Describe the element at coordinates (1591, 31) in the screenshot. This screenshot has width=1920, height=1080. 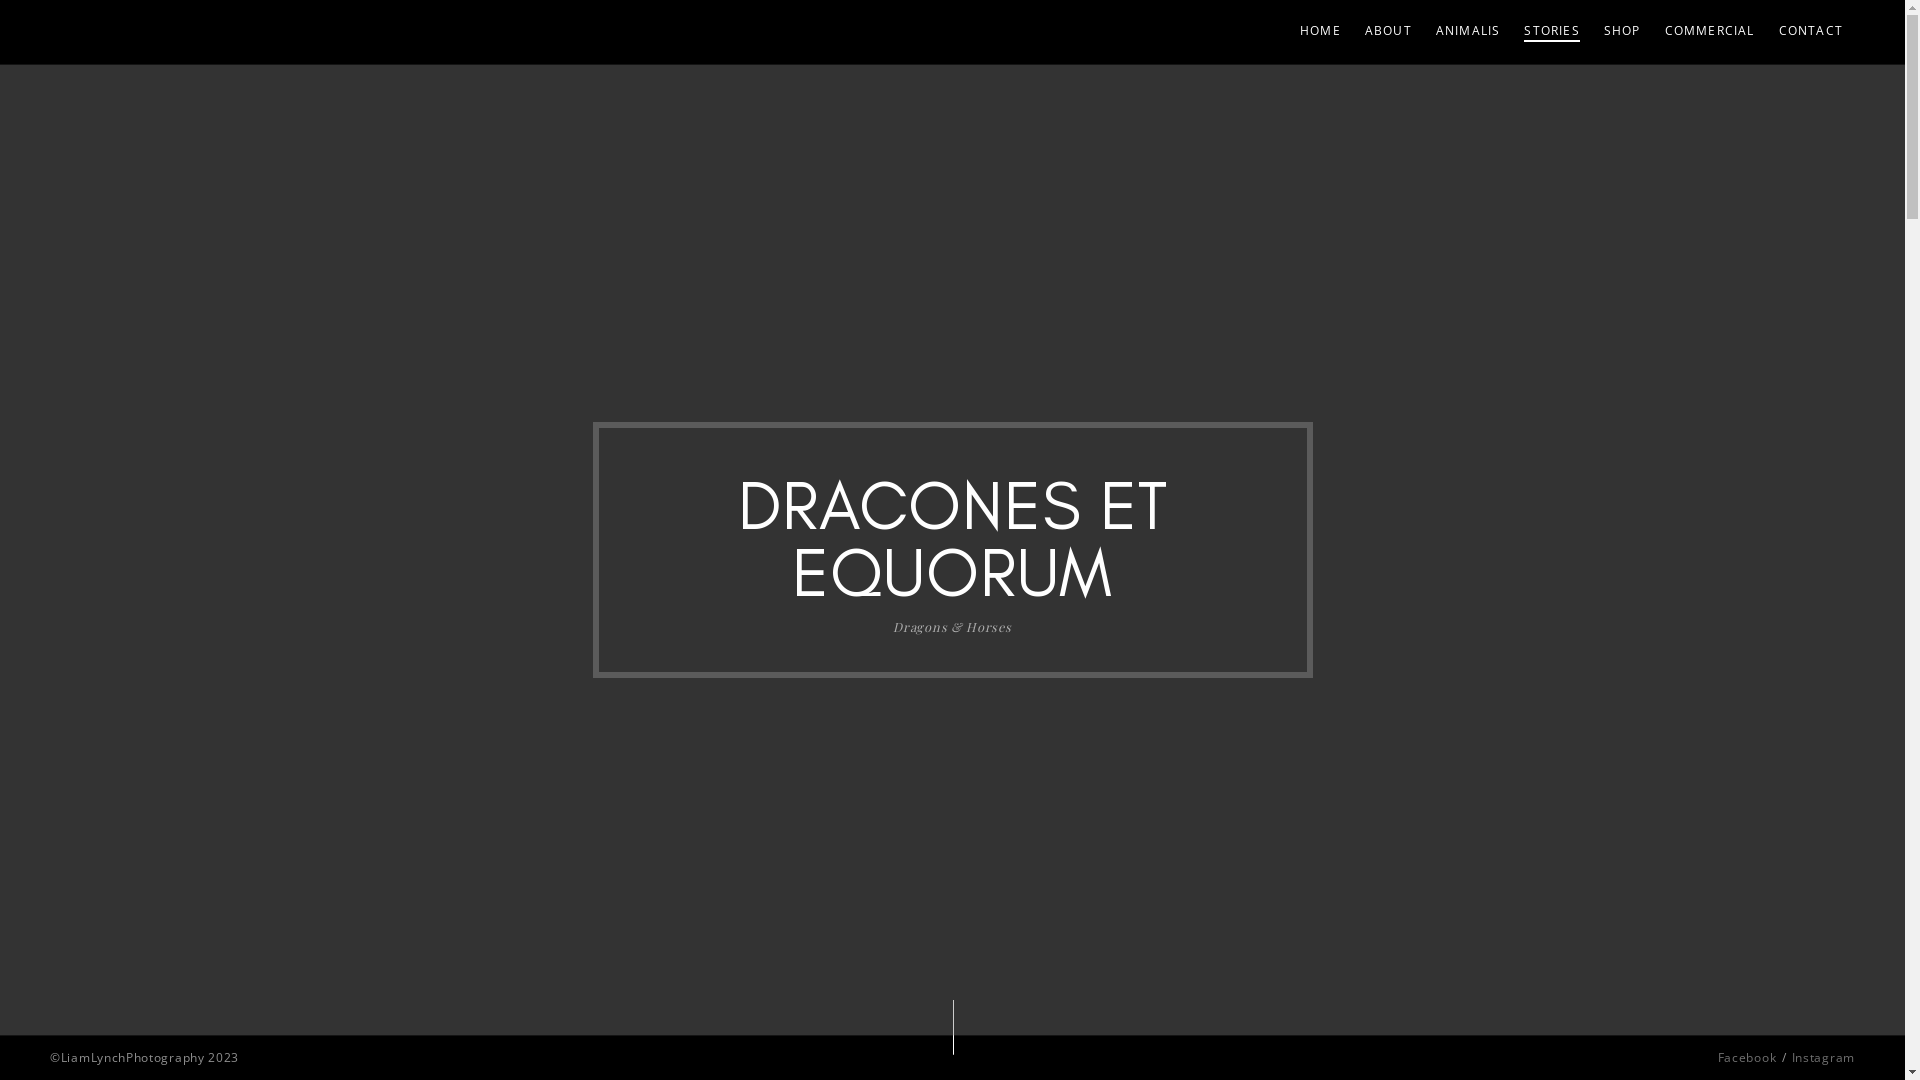
I see `'SHOP'` at that location.